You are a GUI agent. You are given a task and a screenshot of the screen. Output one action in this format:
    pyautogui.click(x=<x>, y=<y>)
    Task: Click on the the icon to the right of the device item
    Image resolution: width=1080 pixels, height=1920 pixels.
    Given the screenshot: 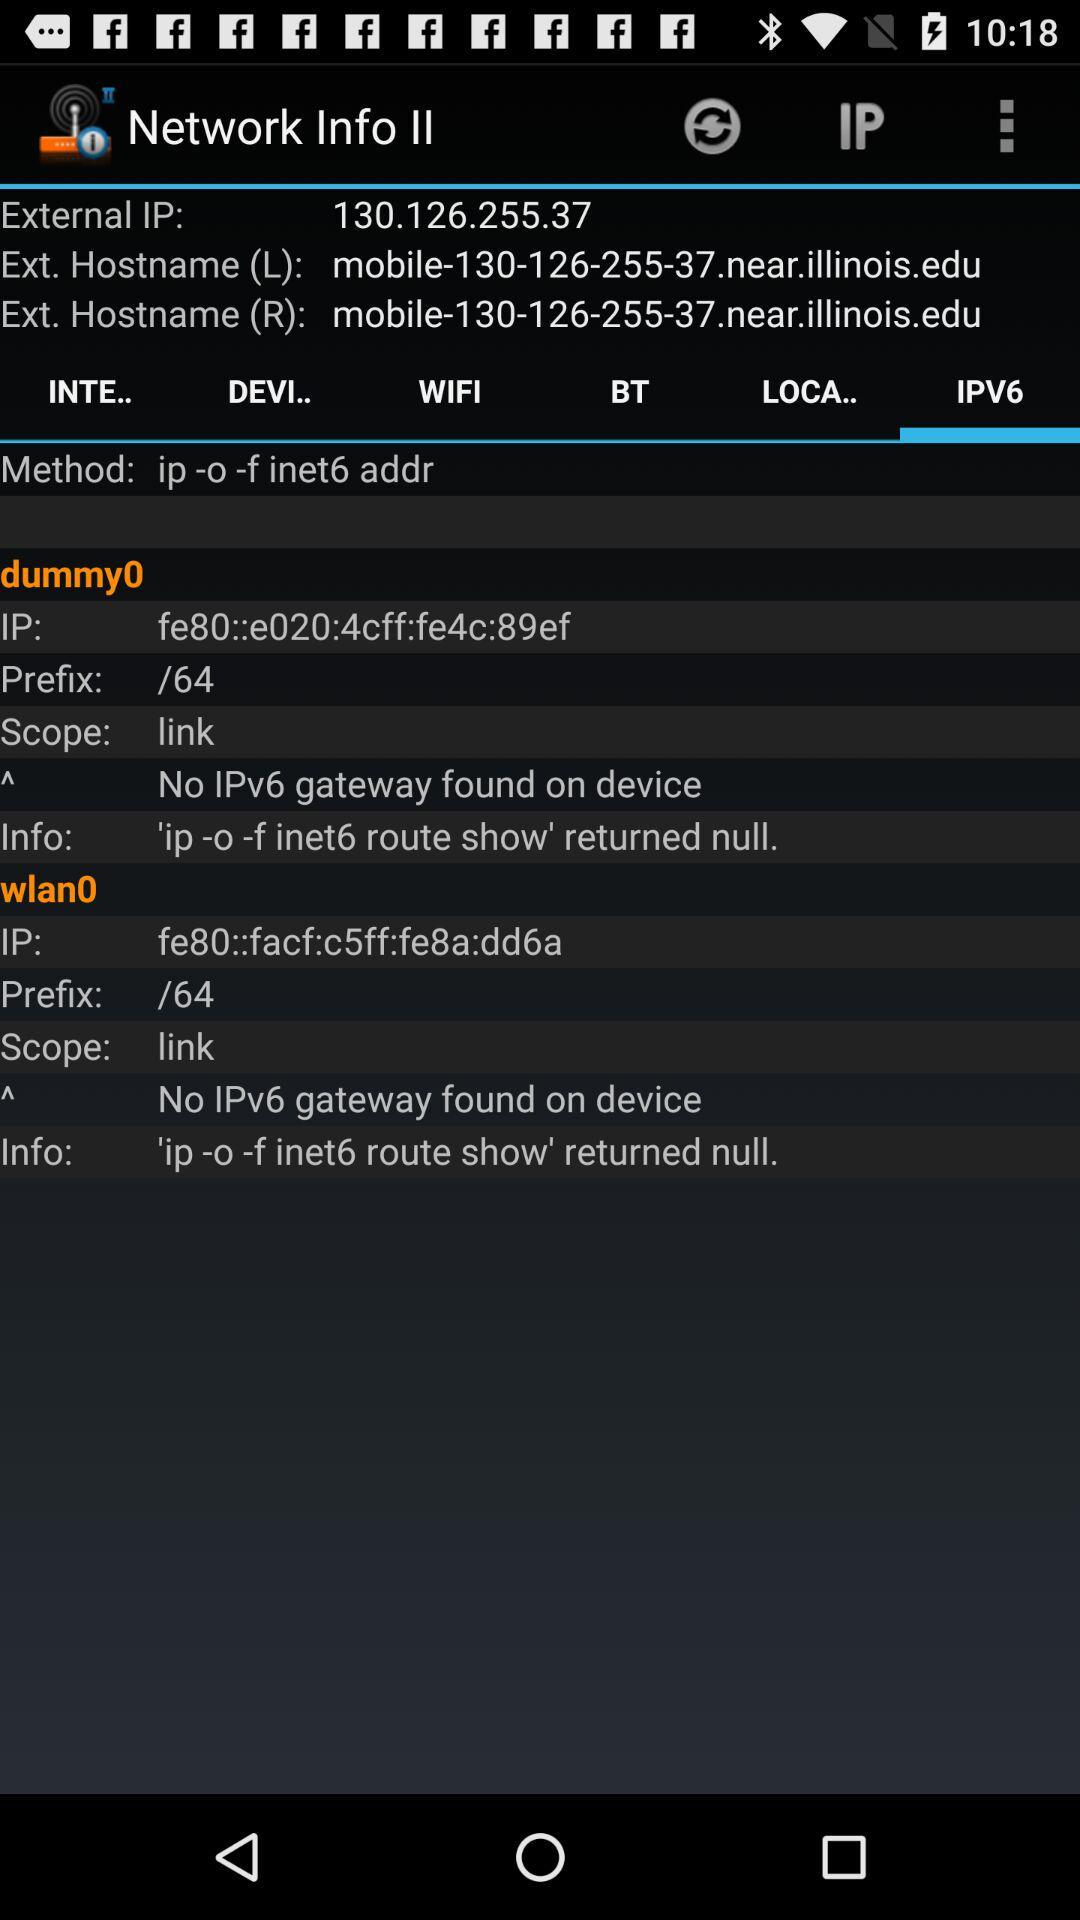 What is the action you would take?
    pyautogui.click(x=450, y=390)
    